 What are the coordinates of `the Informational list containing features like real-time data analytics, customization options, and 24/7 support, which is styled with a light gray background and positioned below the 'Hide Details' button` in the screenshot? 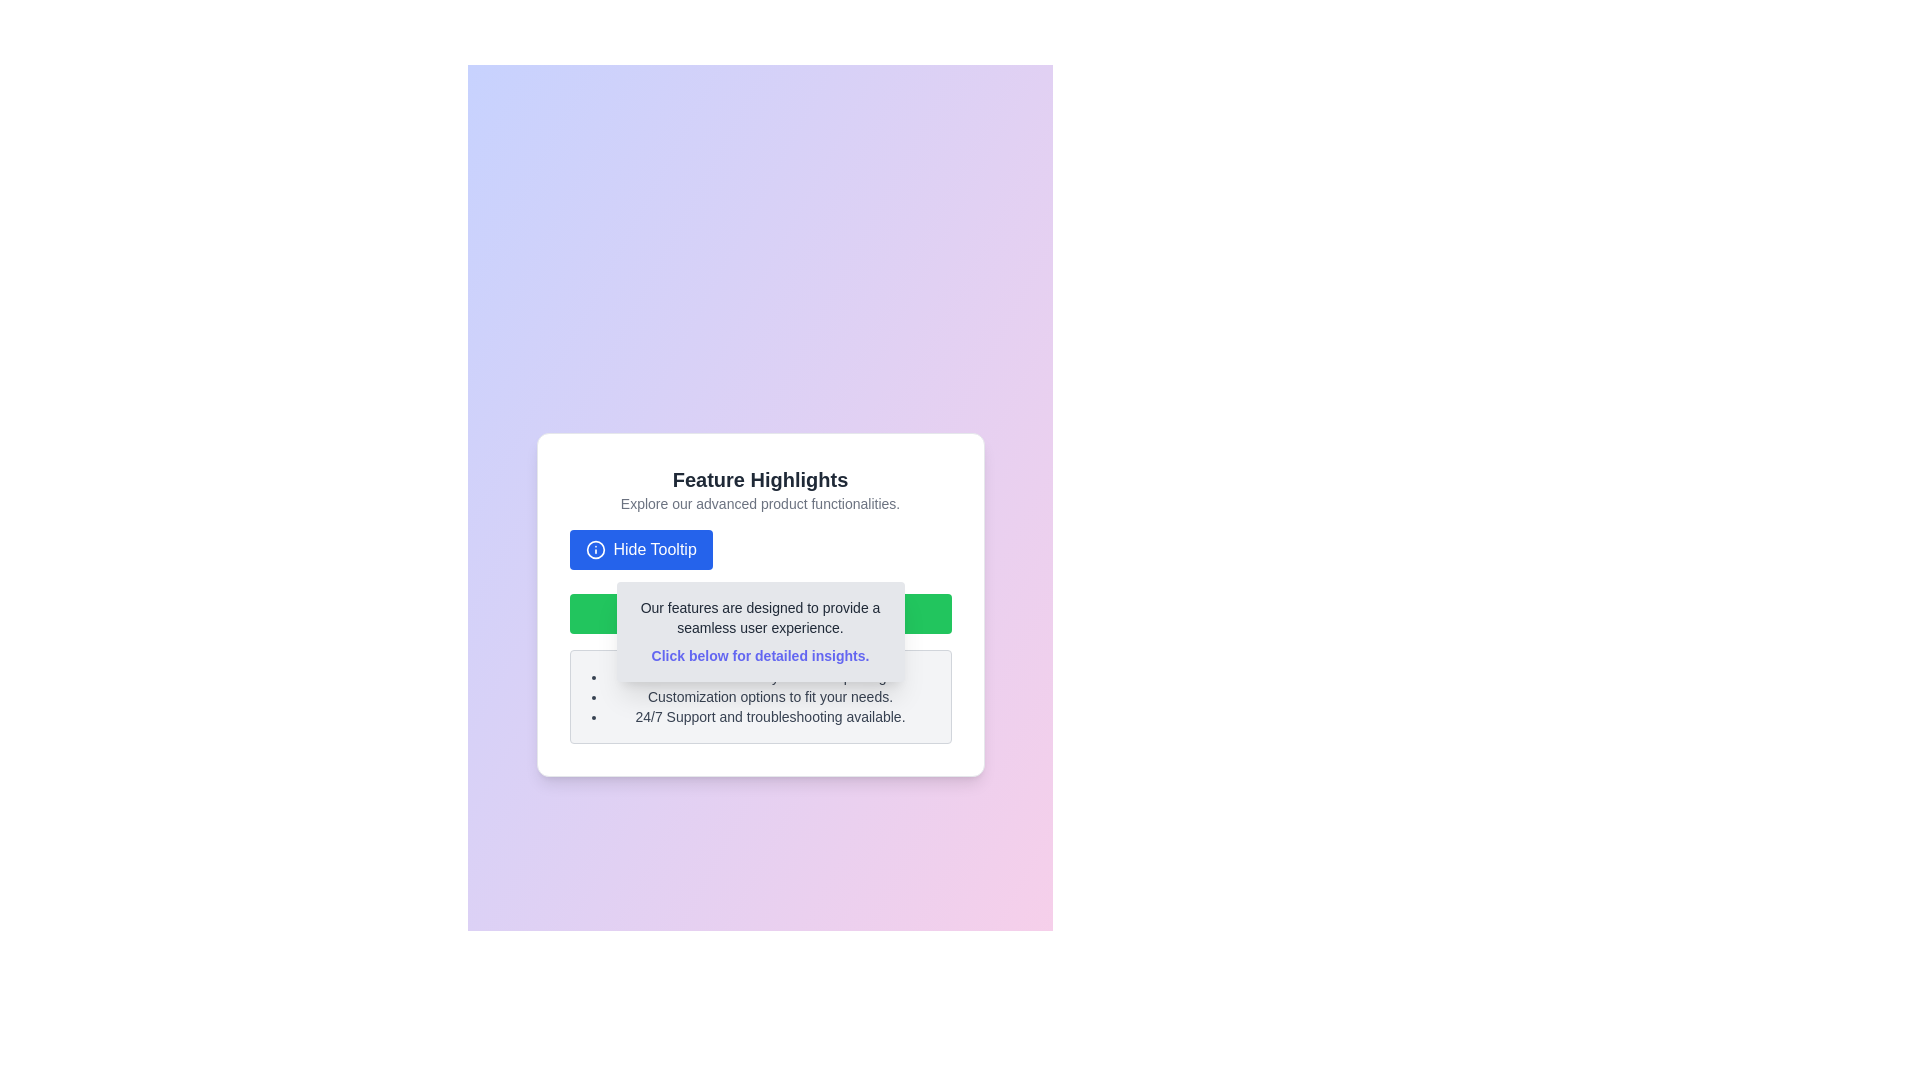 It's located at (759, 696).